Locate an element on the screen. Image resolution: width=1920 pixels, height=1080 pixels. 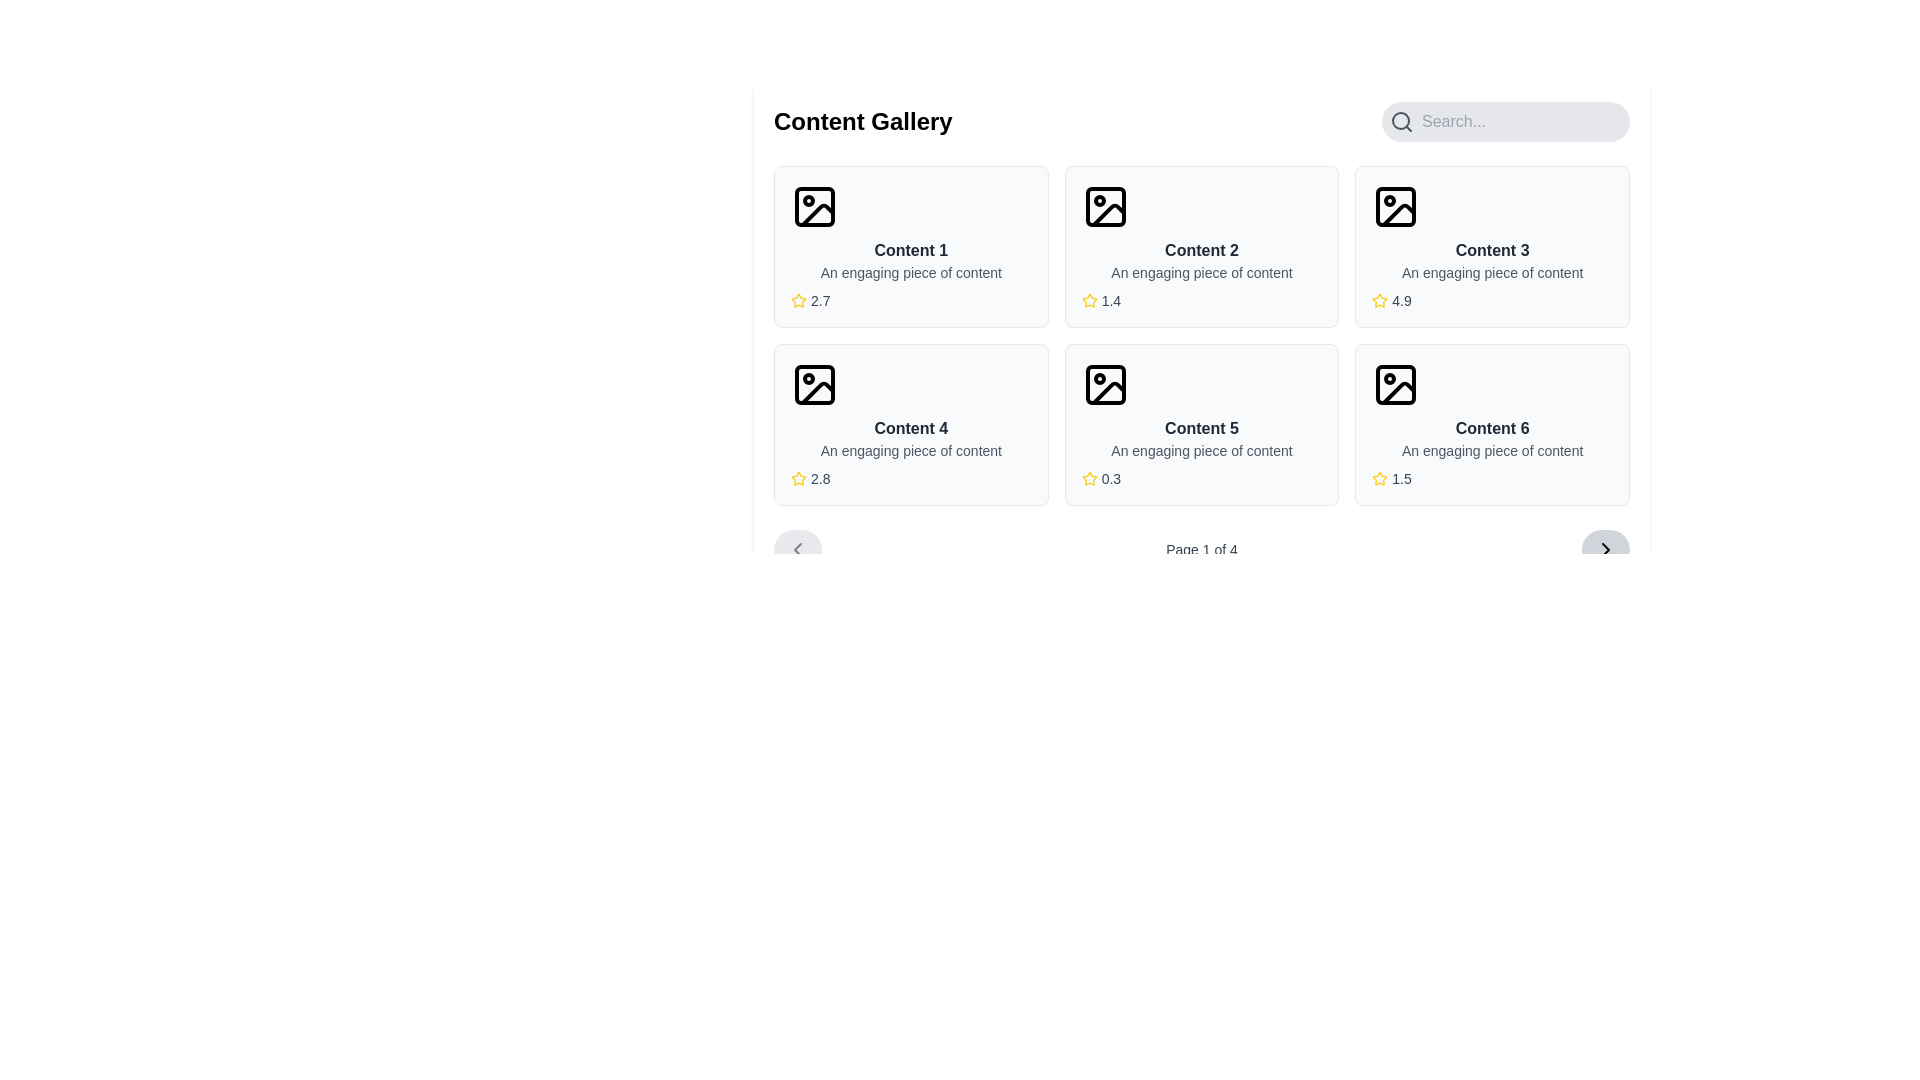
the pagination navigation button, which is an SVG-based arrow icon inside a circular button located at the bottom-left corner of the layout is located at coordinates (796, 550).